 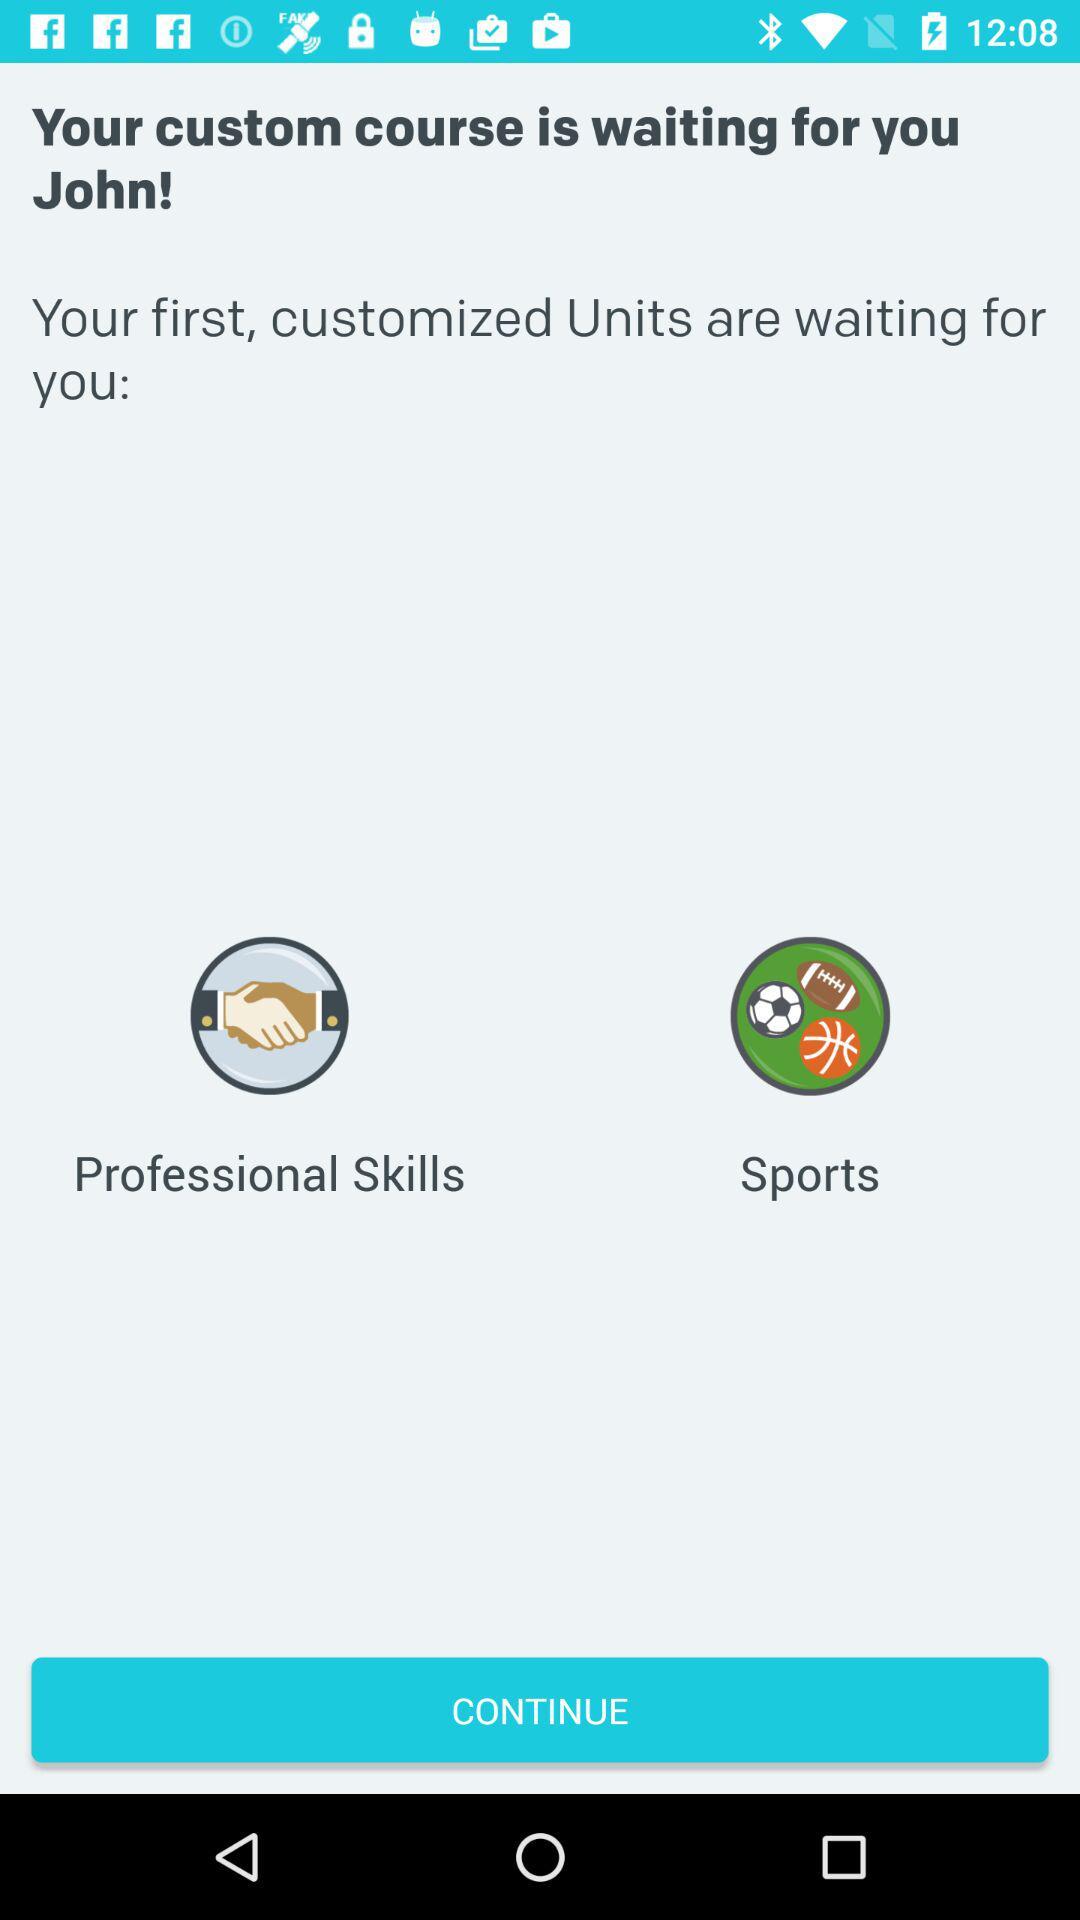 What do you see at coordinates (540, 1708) in the screenshot?
I see `the continue button` at bounding box center [540, 1708].